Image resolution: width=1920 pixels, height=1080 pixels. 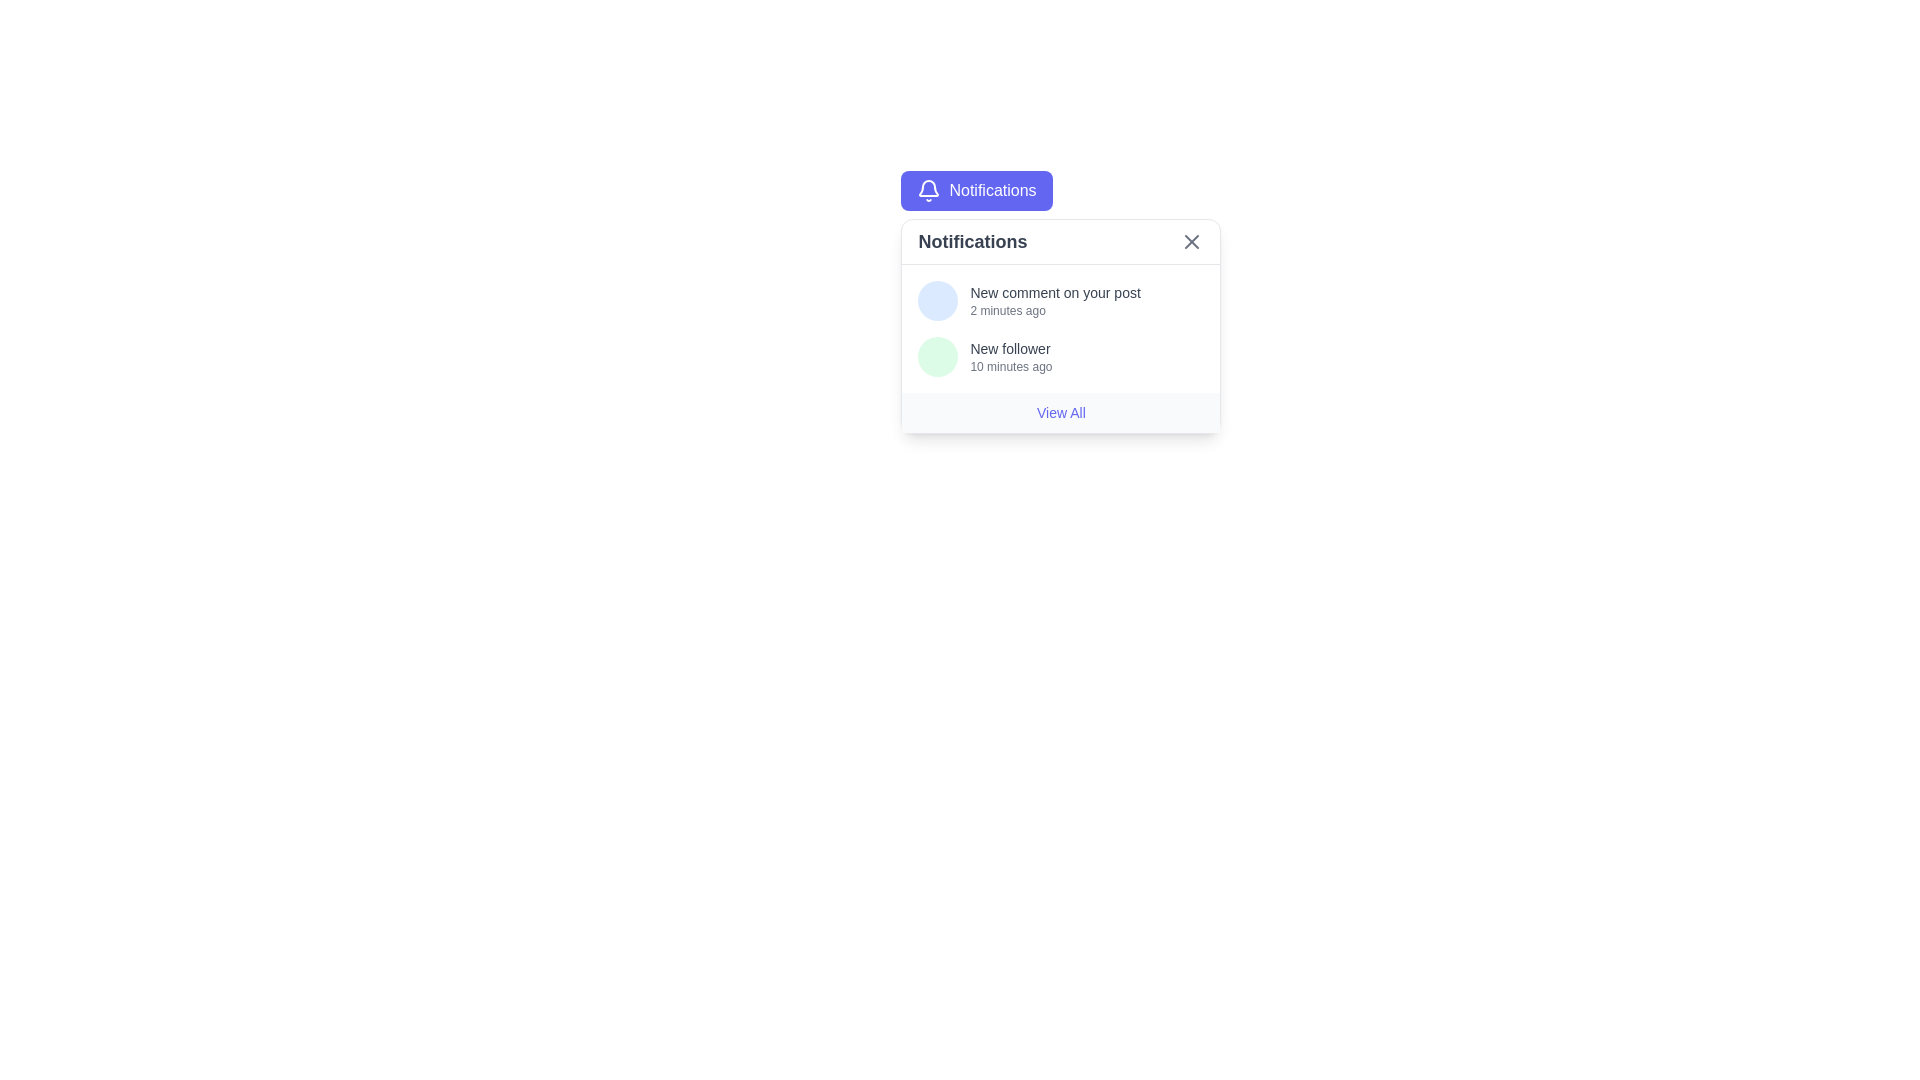 What do you see at coordinates (1054, 300) in the screenshot?
I see `notification message about a new comment on the user's post located in the upper-right notification area, which is the first notification in the list` at bounding box center [1054, 300].